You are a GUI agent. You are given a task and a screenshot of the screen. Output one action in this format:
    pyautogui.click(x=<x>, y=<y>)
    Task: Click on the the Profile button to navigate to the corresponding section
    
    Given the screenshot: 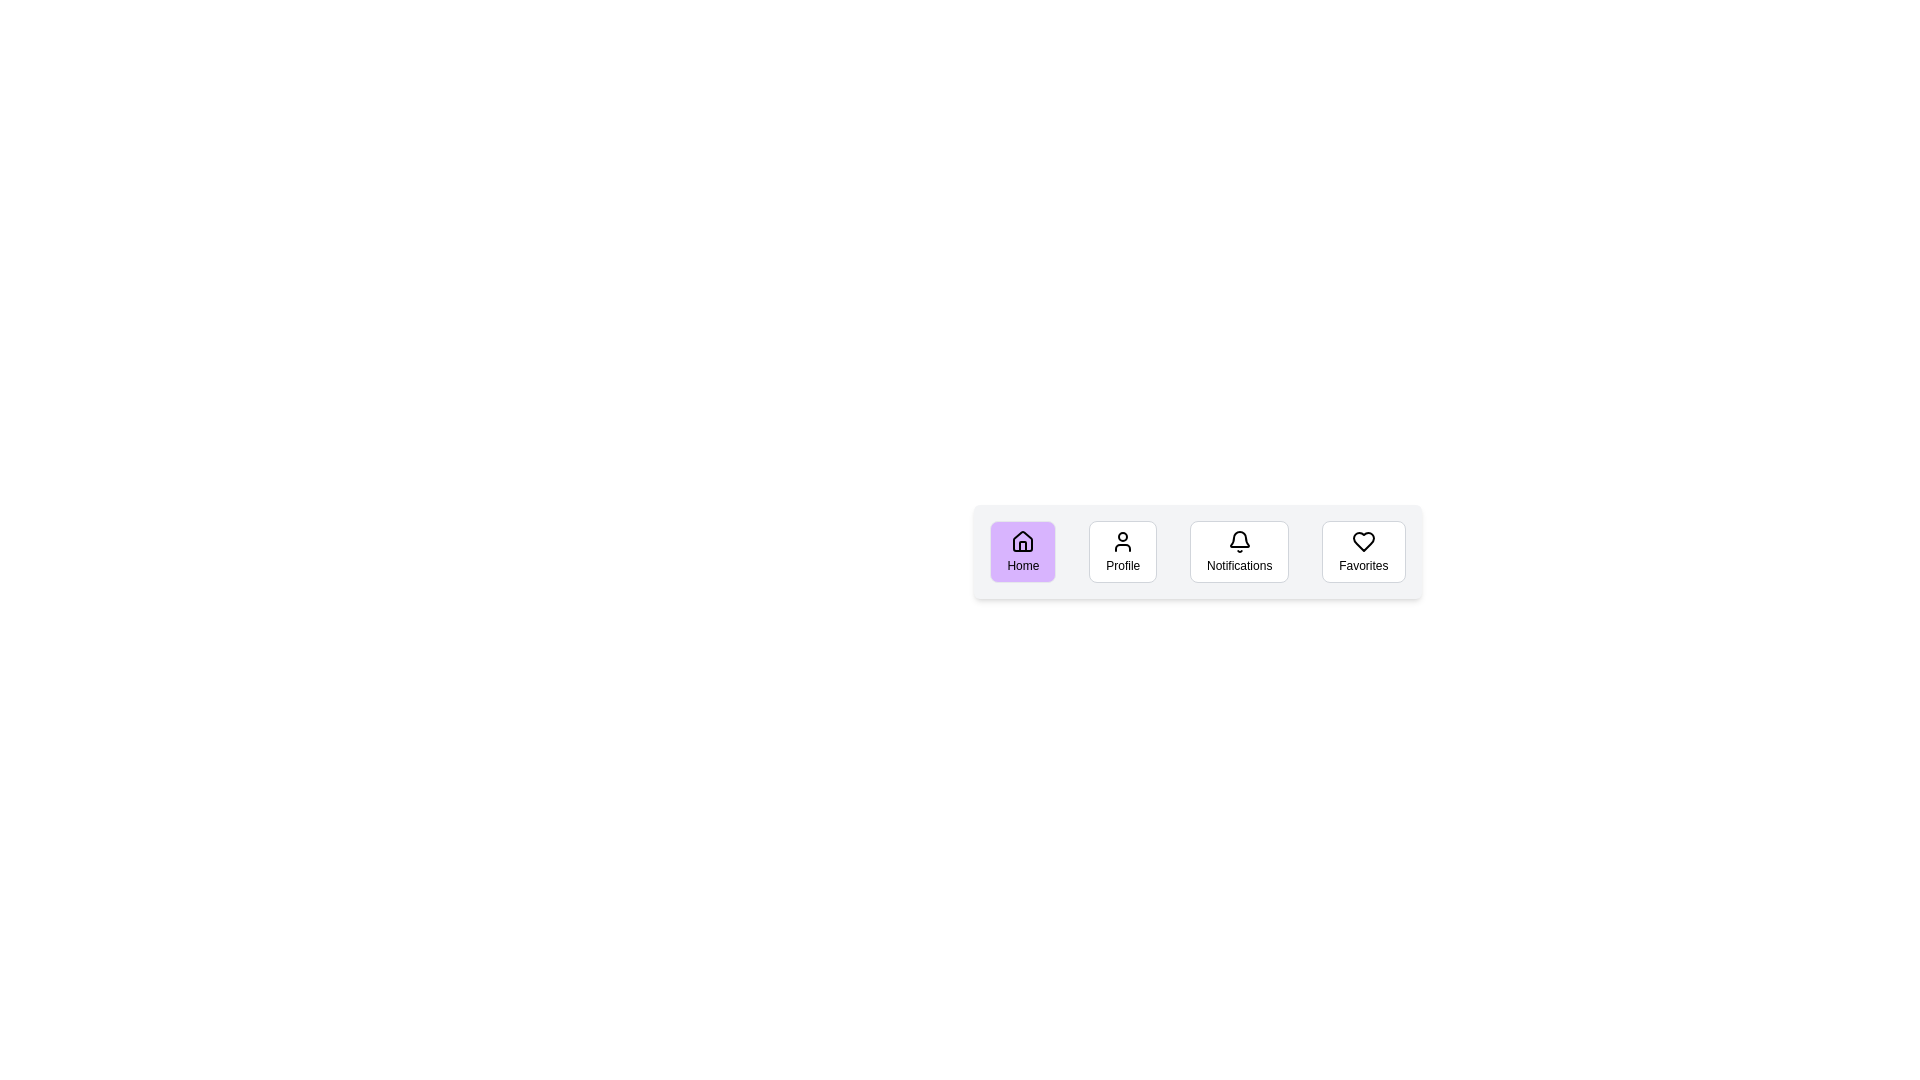 What is the action you would take?
    pyautogui.click(x=1123, y=551)
    